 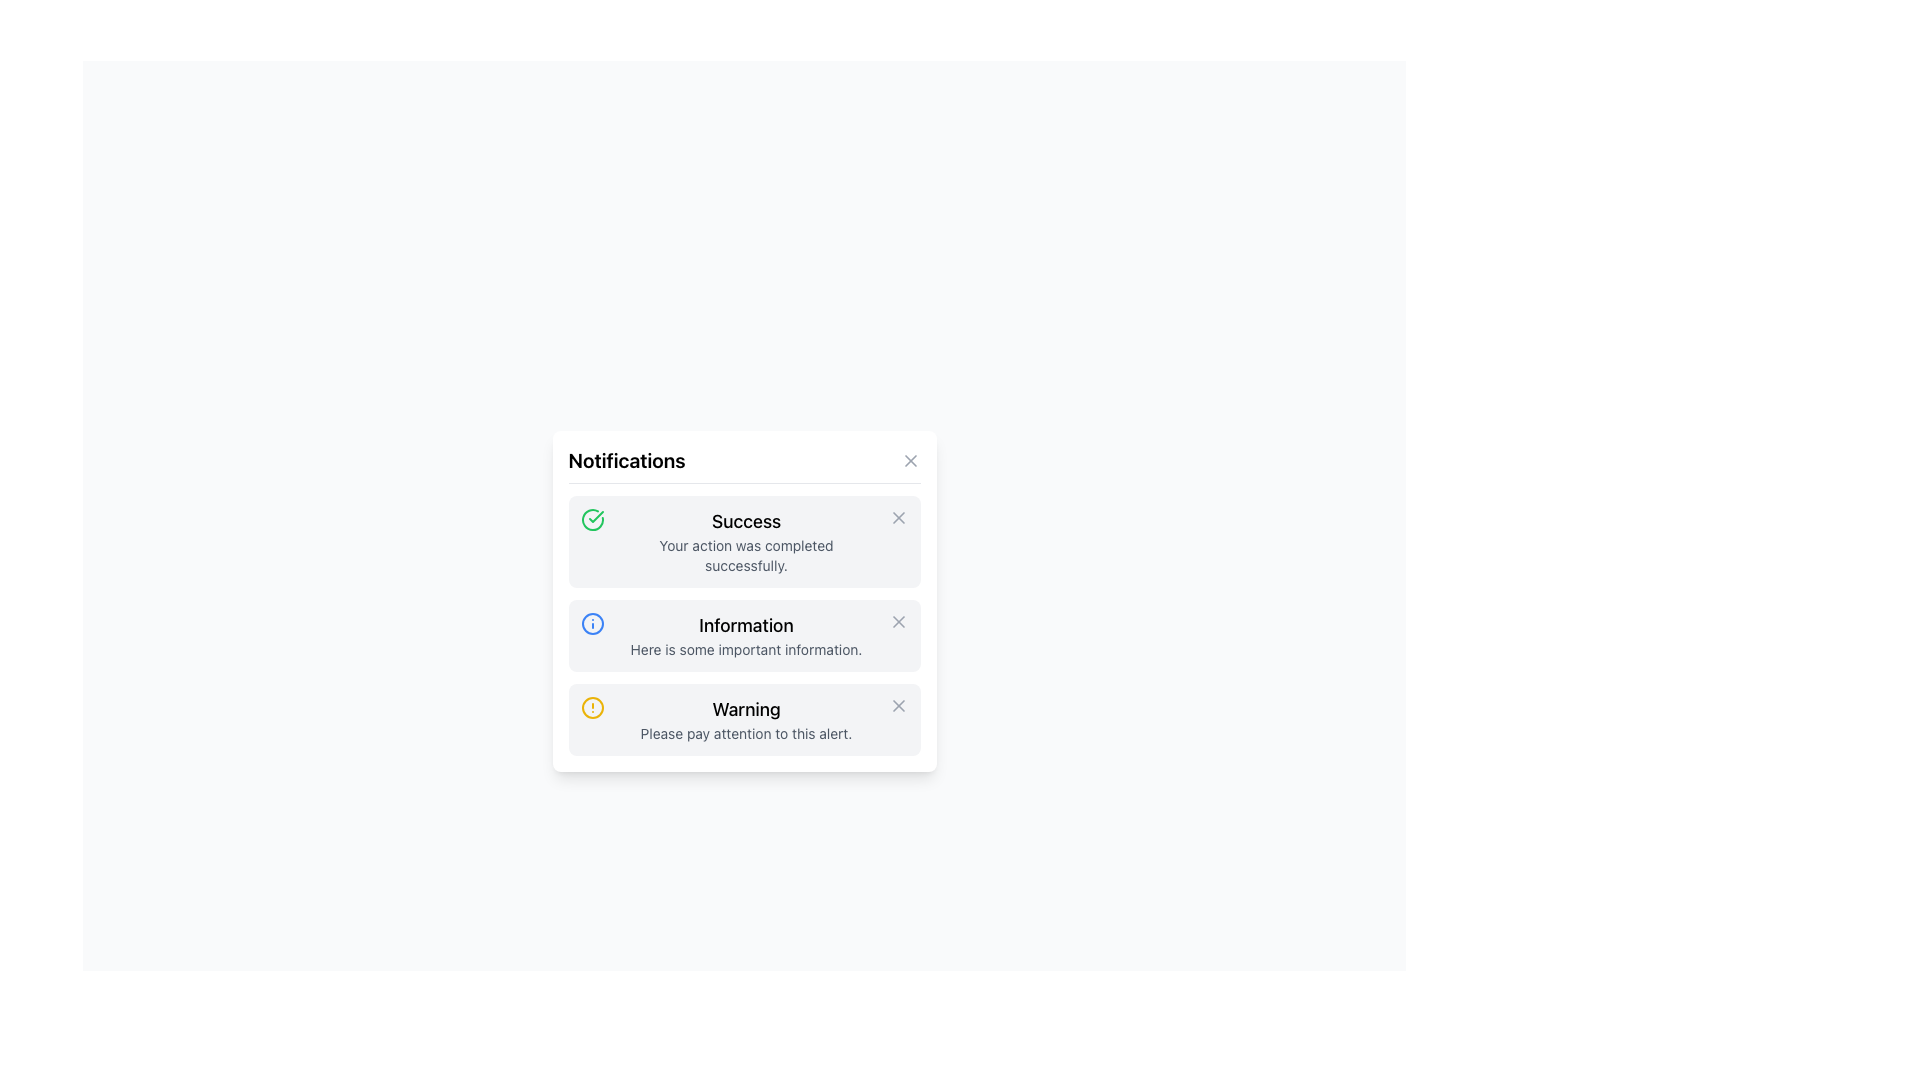 I want to click on the alert icon with a bold yellow circular border, located in the 'Warning' notification section, to the left of the 'Warning' text, so click(x=591, y=706).